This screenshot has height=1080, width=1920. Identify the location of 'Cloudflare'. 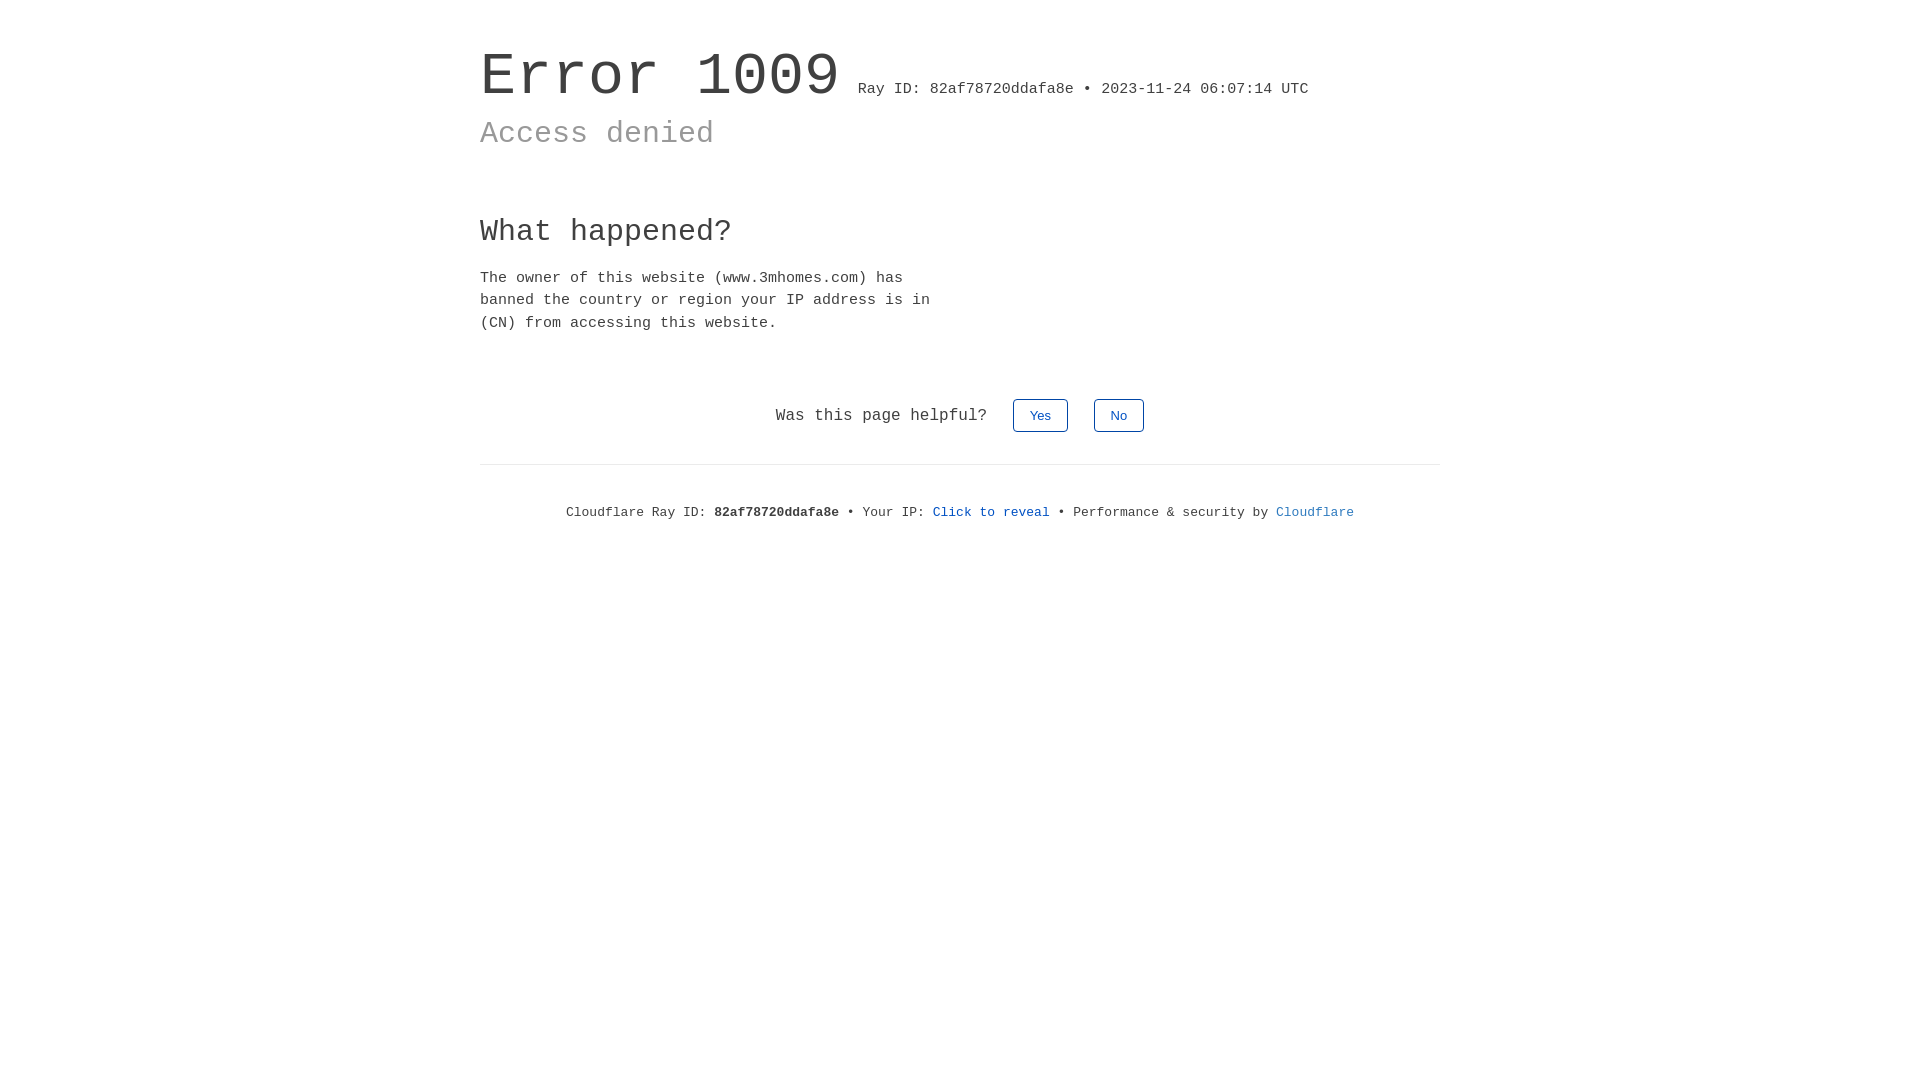
(1315, 511).